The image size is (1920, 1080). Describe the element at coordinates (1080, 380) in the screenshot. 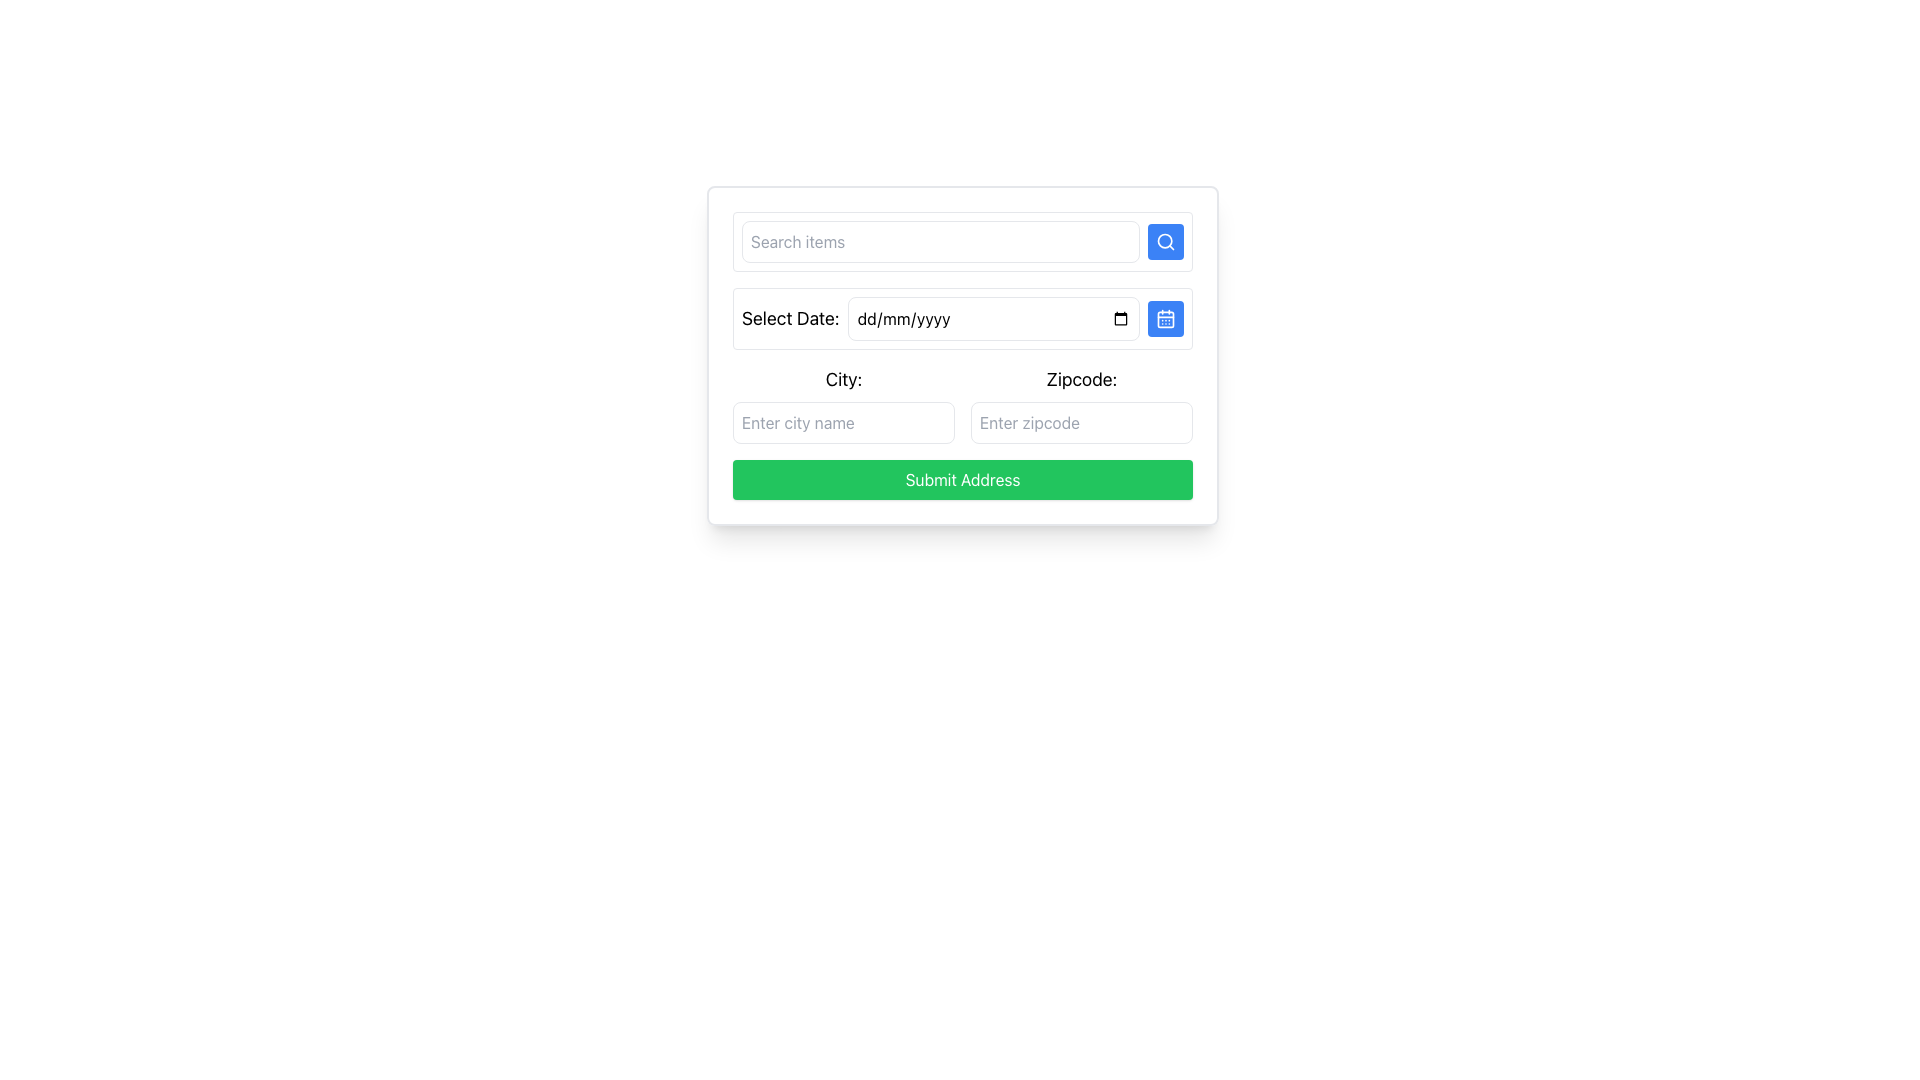

I see `the label indicating the input field for entering a ZIP code, located in the lower-right portion of the form, positioned above the 'Enter zipcode' input field` at that location.